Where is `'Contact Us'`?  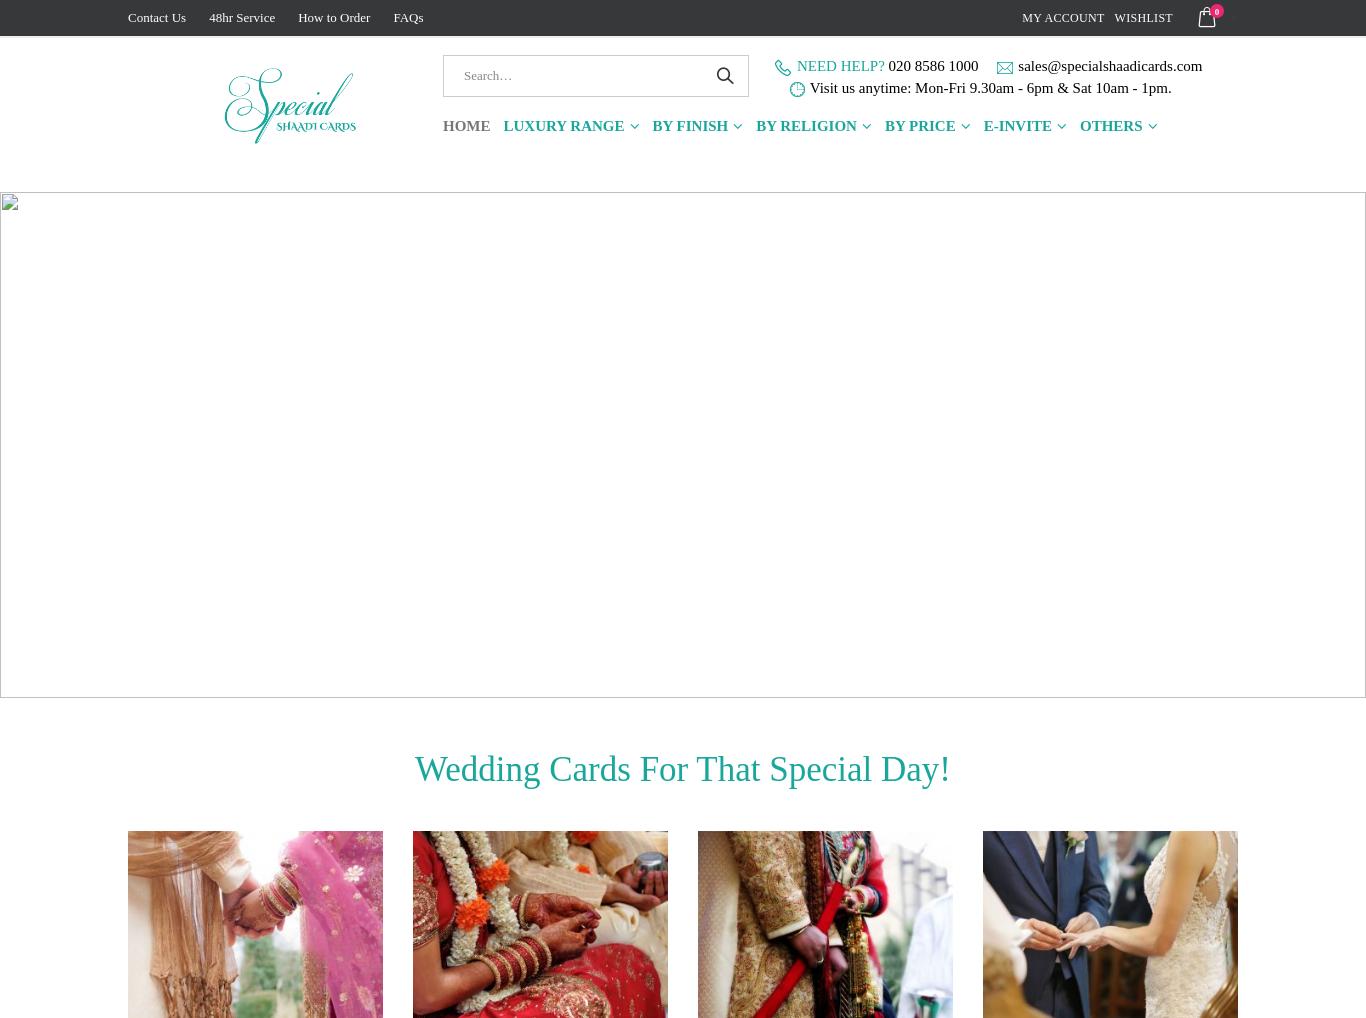 'Contact Us' is located at coordinates (155, 16).